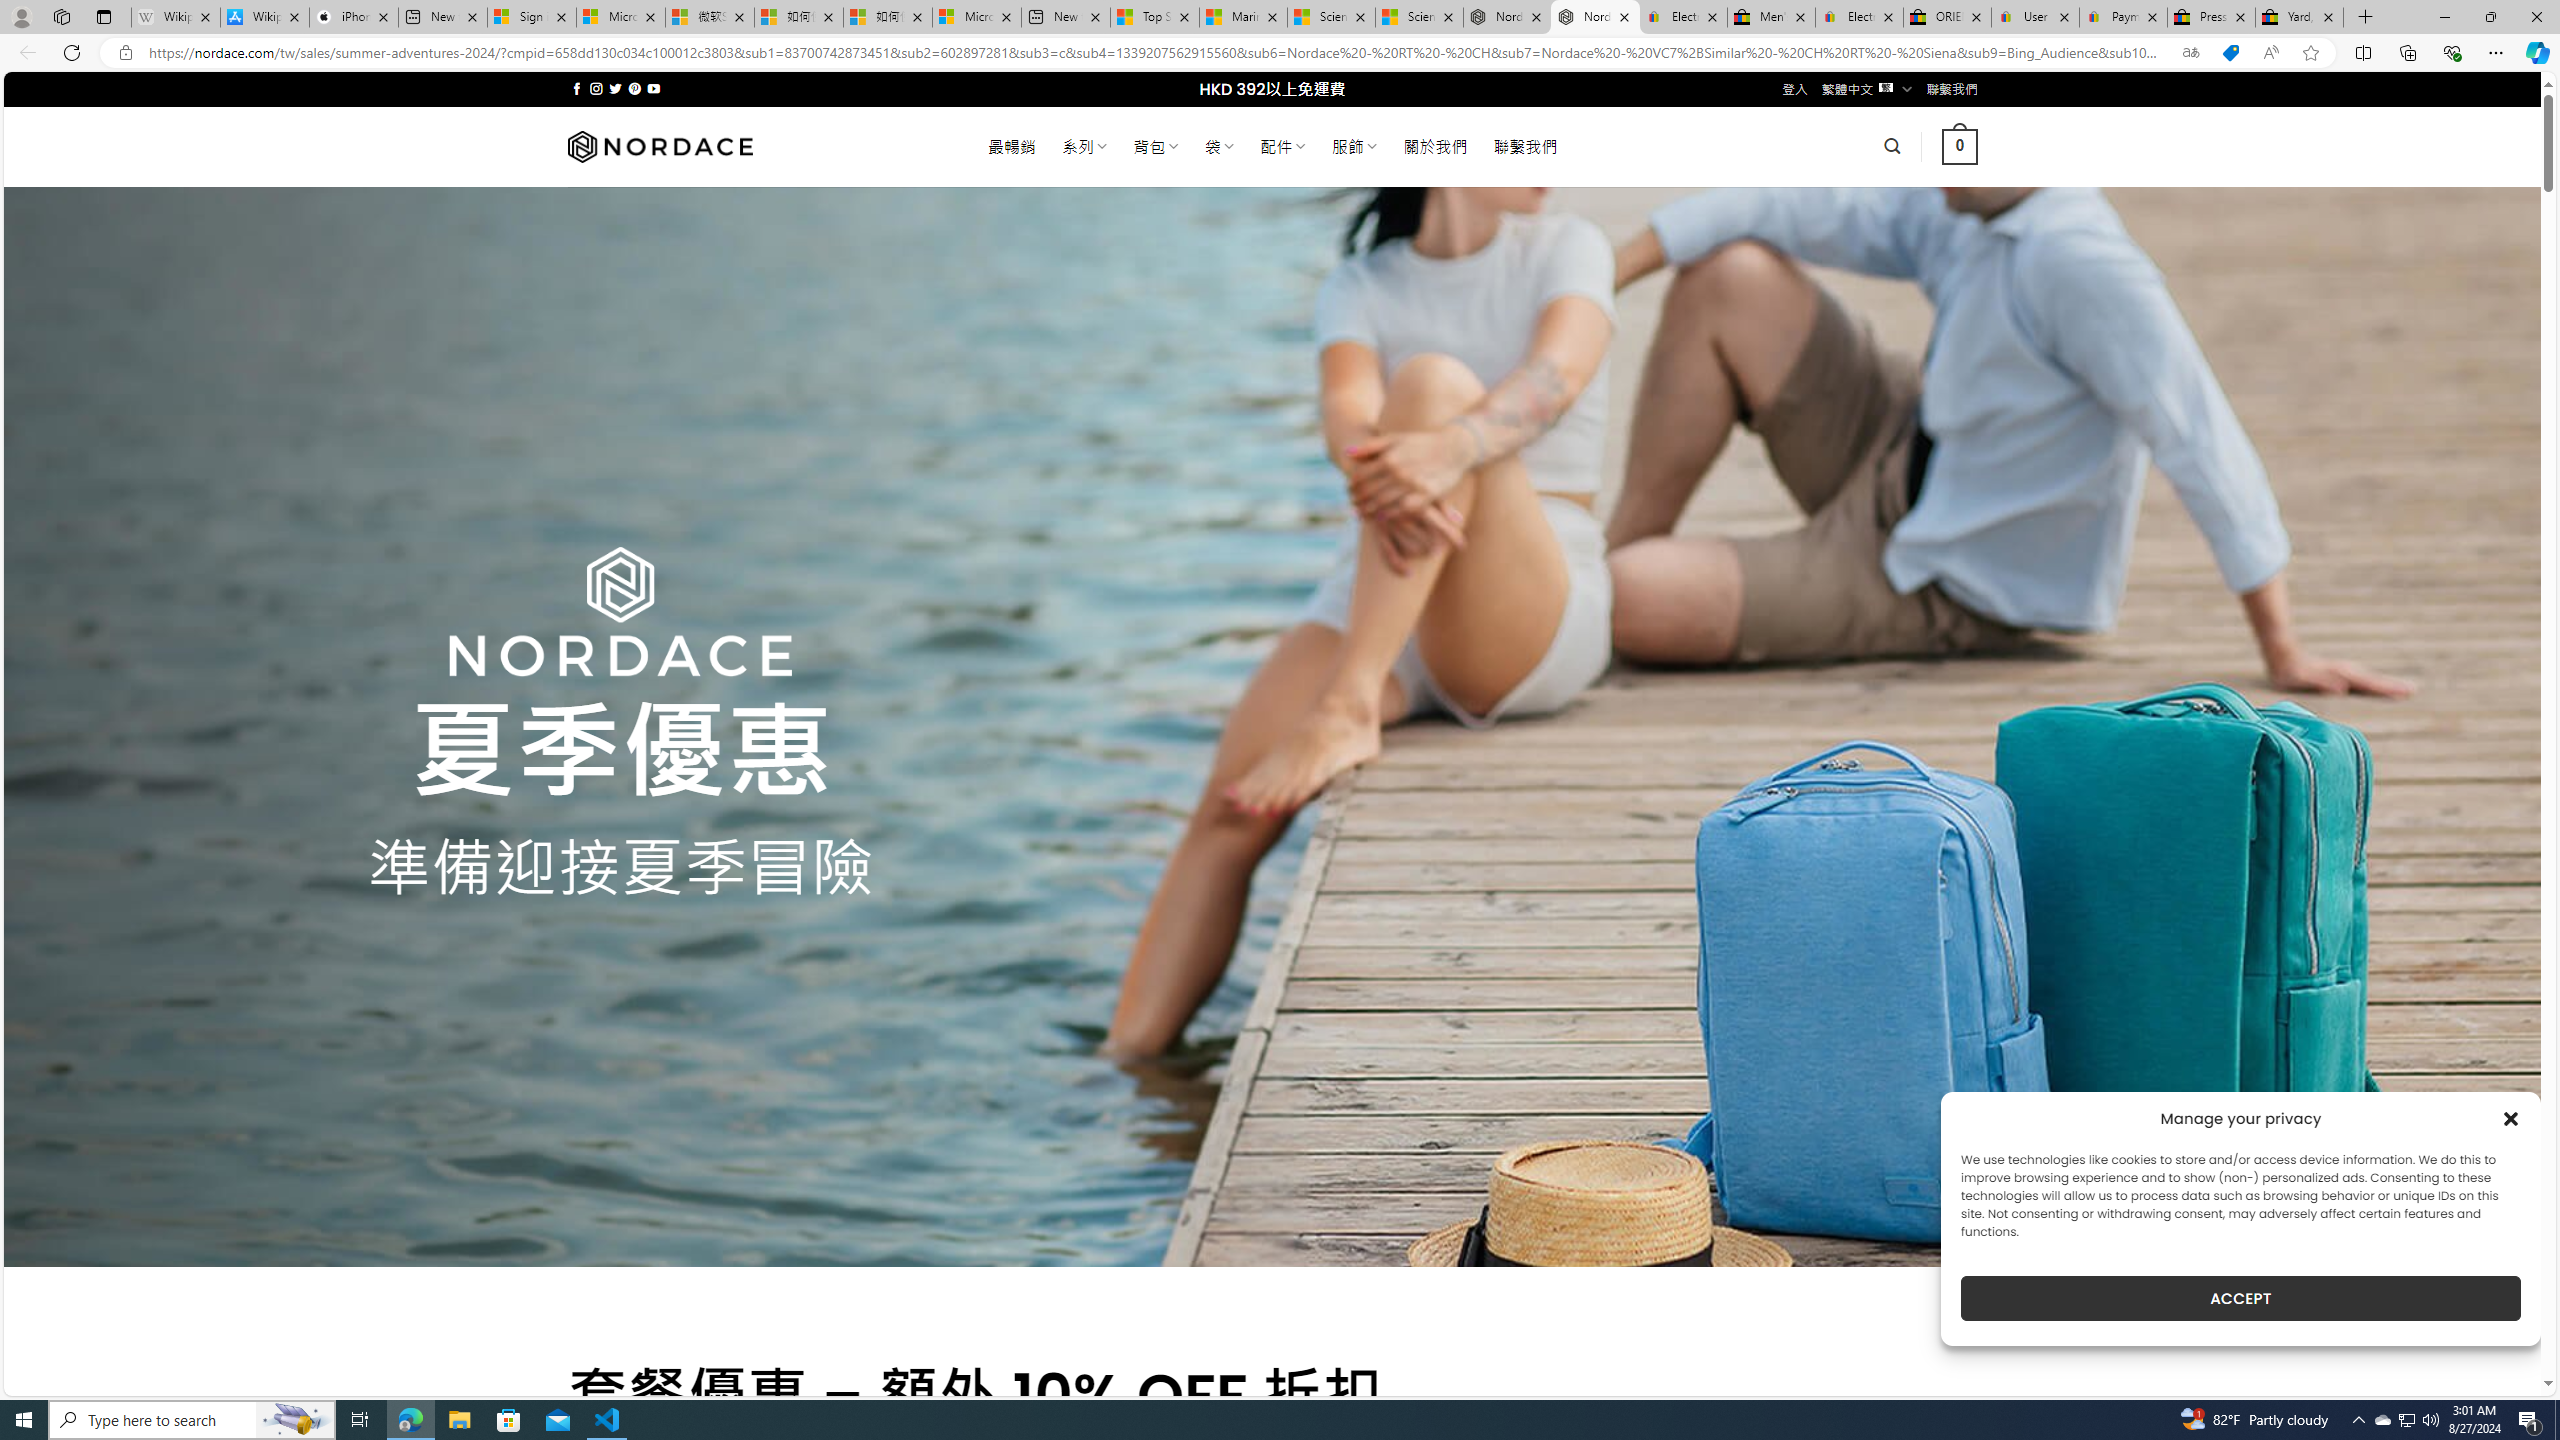 This screenshot has height=1440, width=2560. What do you see at coordinates (2123, 16) in the screenshot?
I see `'Payments Terms of Use | eBay.com'` at bounding box center [2123, 16].